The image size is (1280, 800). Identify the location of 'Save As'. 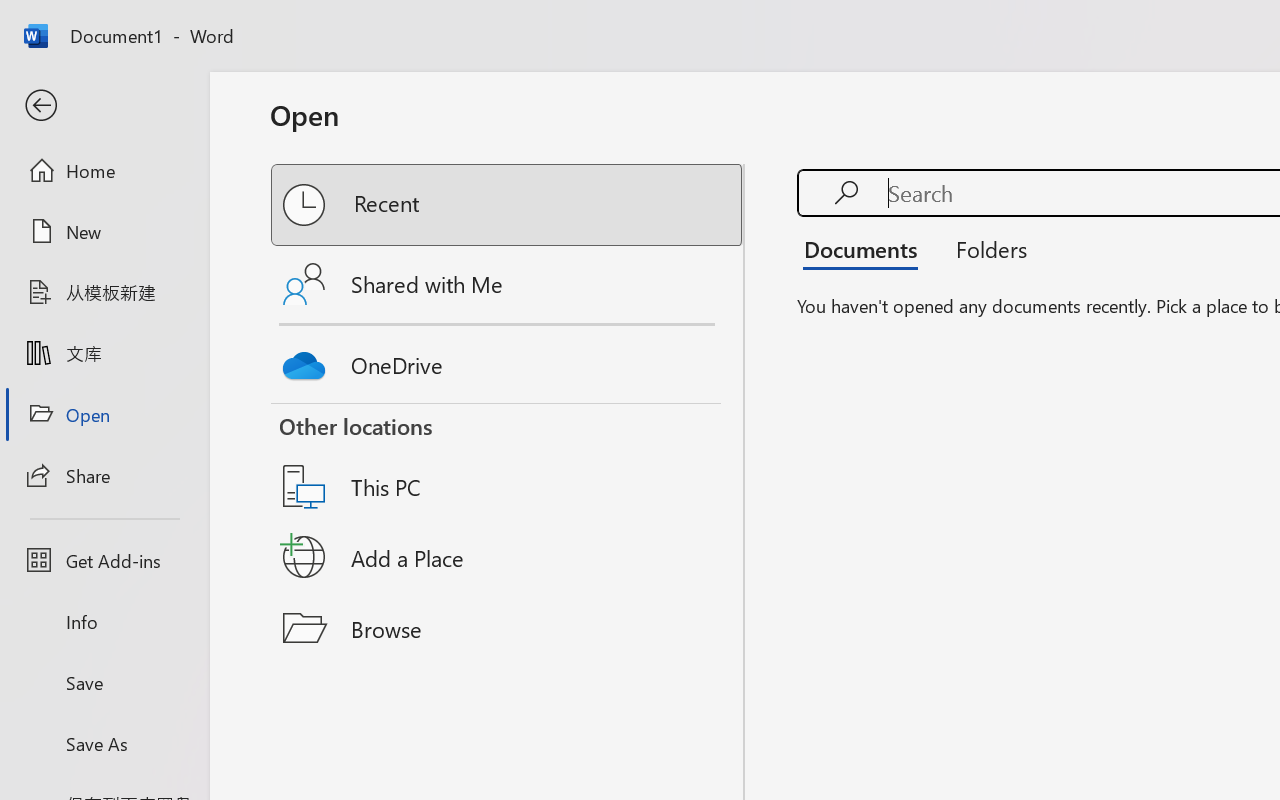
(103, 743).